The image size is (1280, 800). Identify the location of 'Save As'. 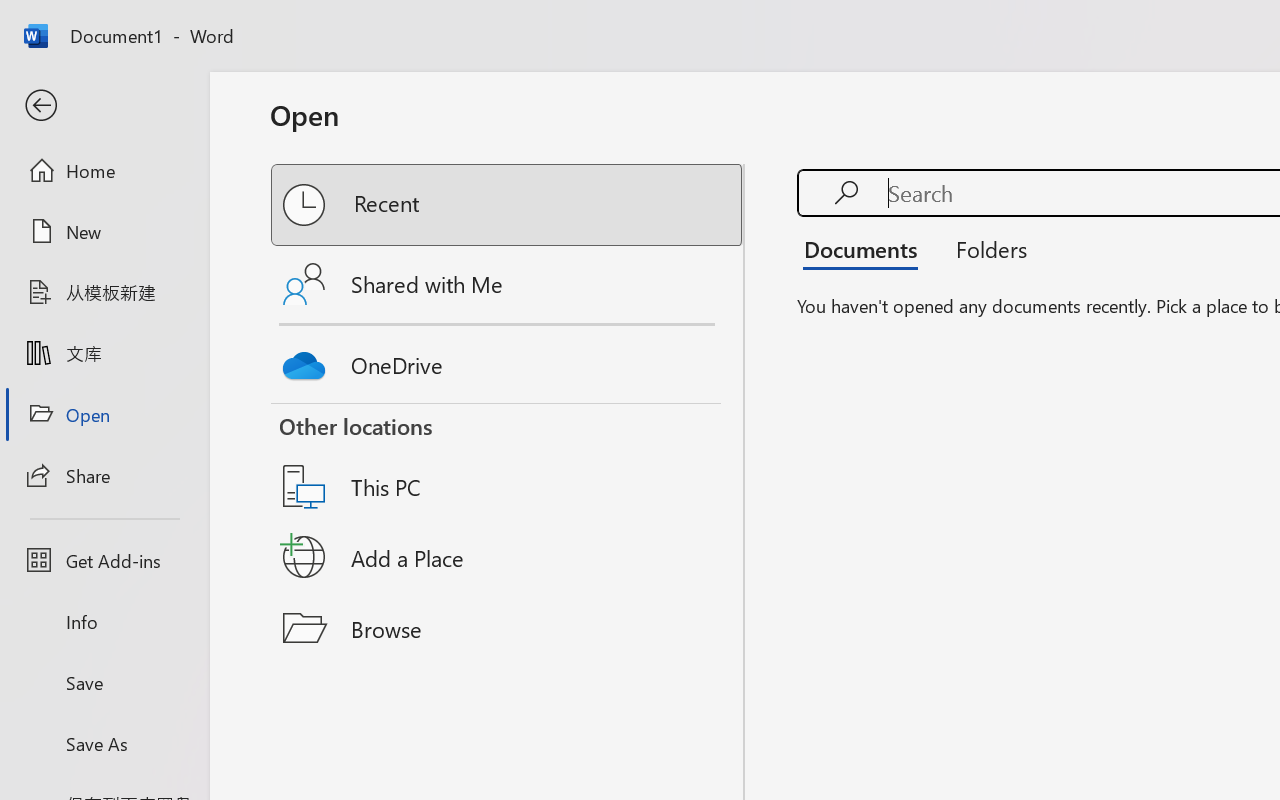
(103, 743).